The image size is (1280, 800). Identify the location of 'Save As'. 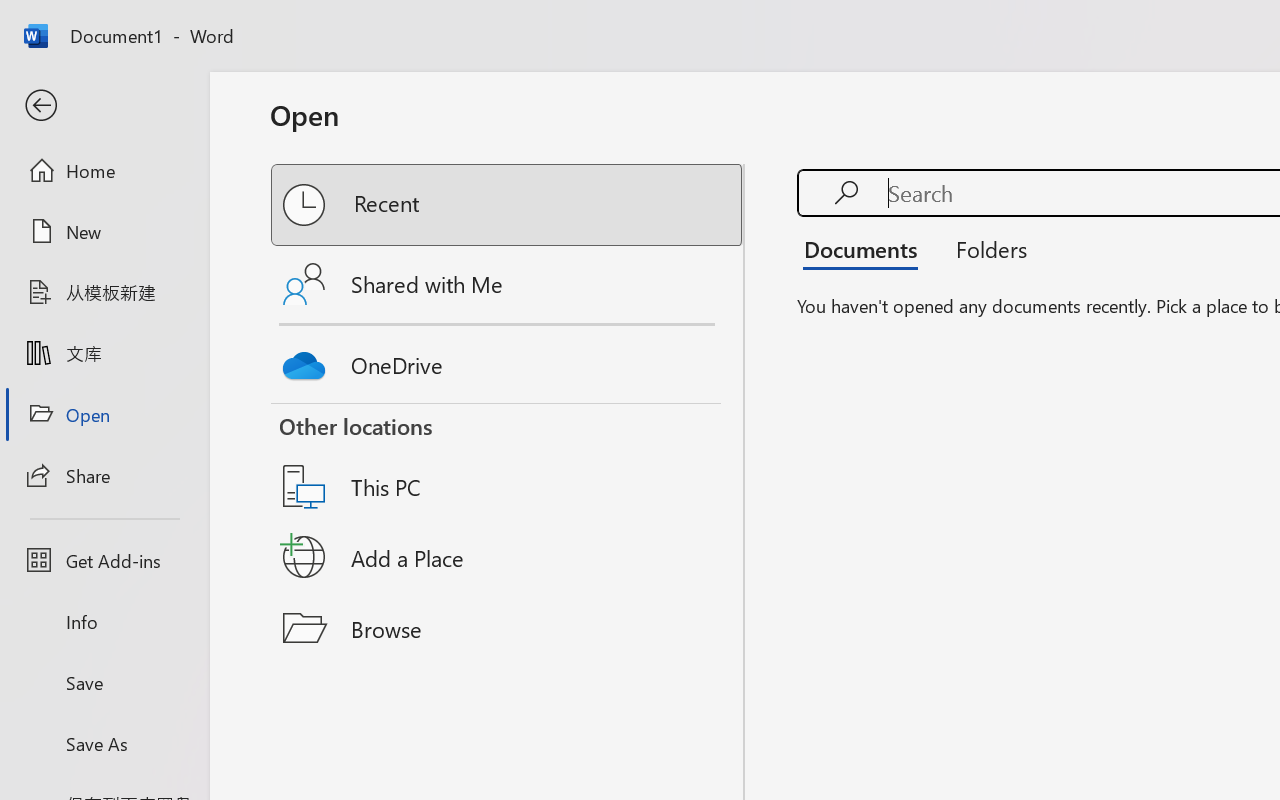
(103, 743).